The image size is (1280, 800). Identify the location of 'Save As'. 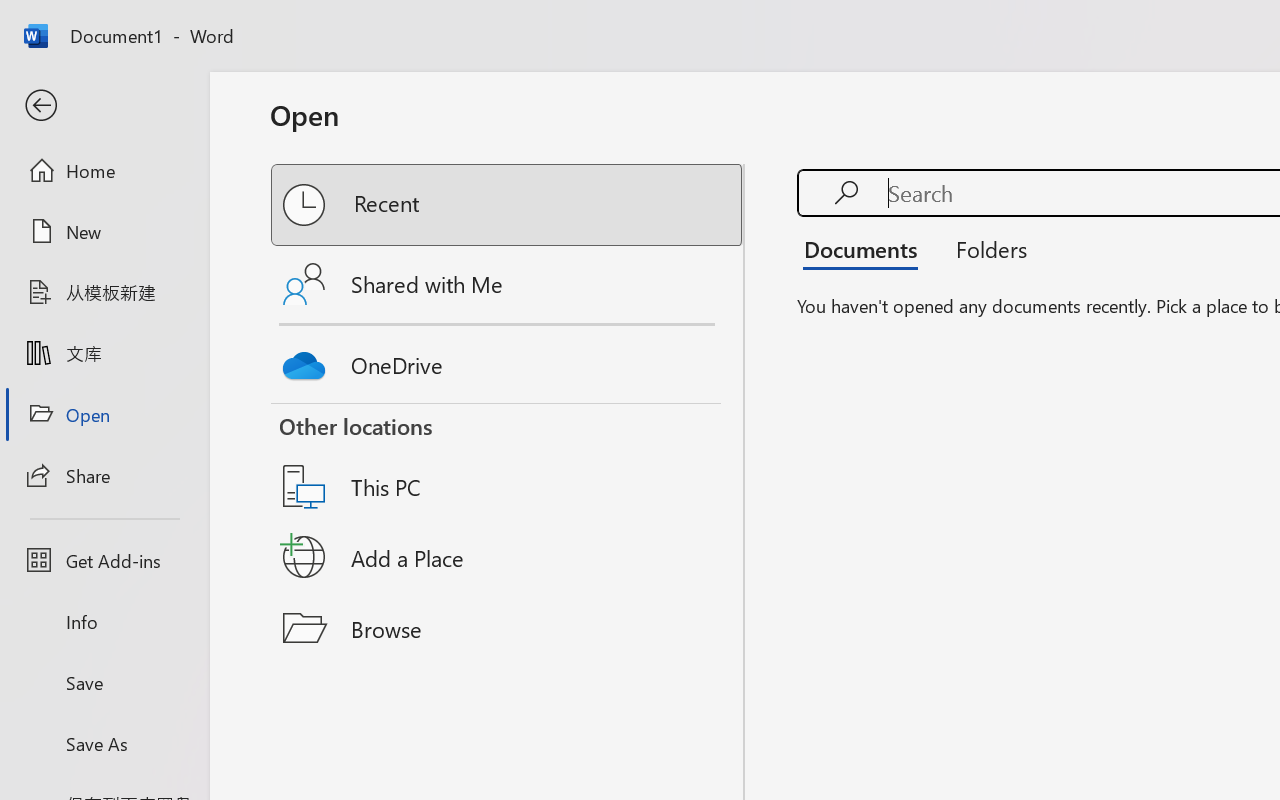
(103, 743).